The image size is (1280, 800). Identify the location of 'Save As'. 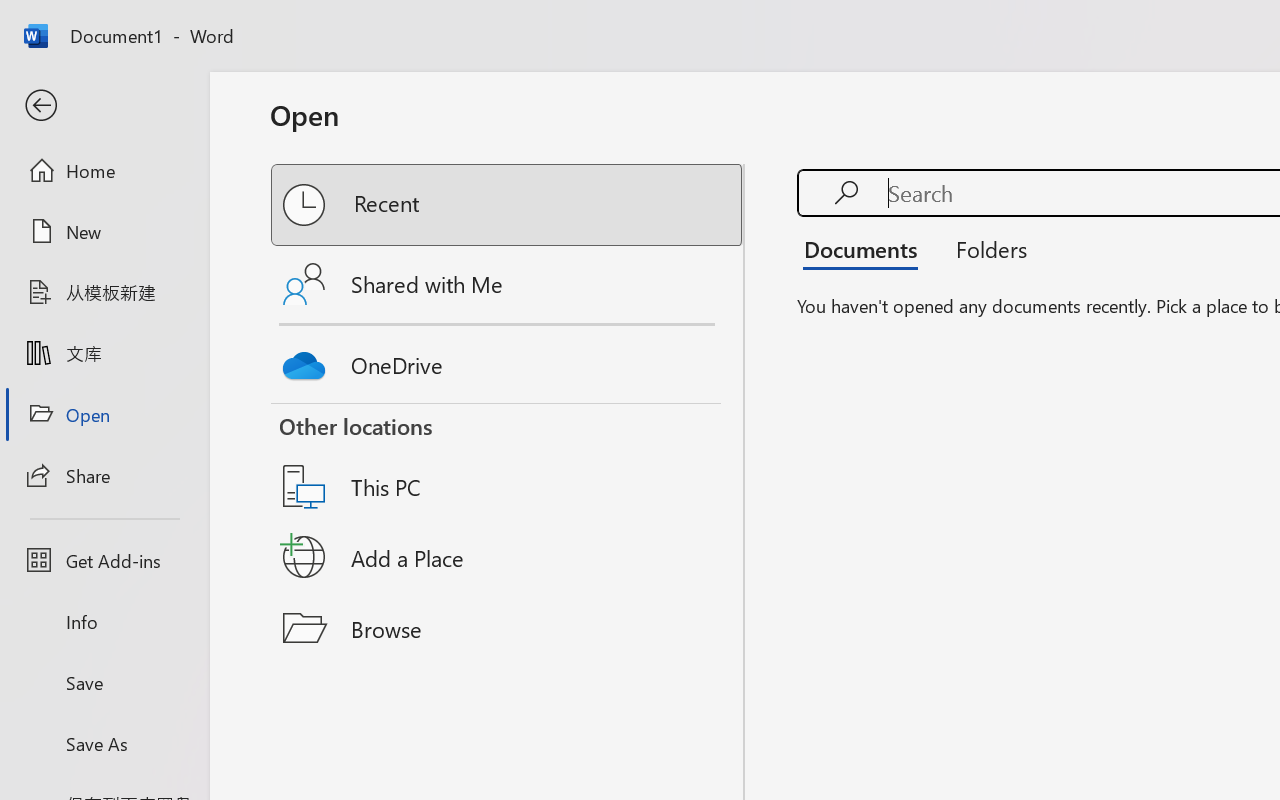
(103, 743).